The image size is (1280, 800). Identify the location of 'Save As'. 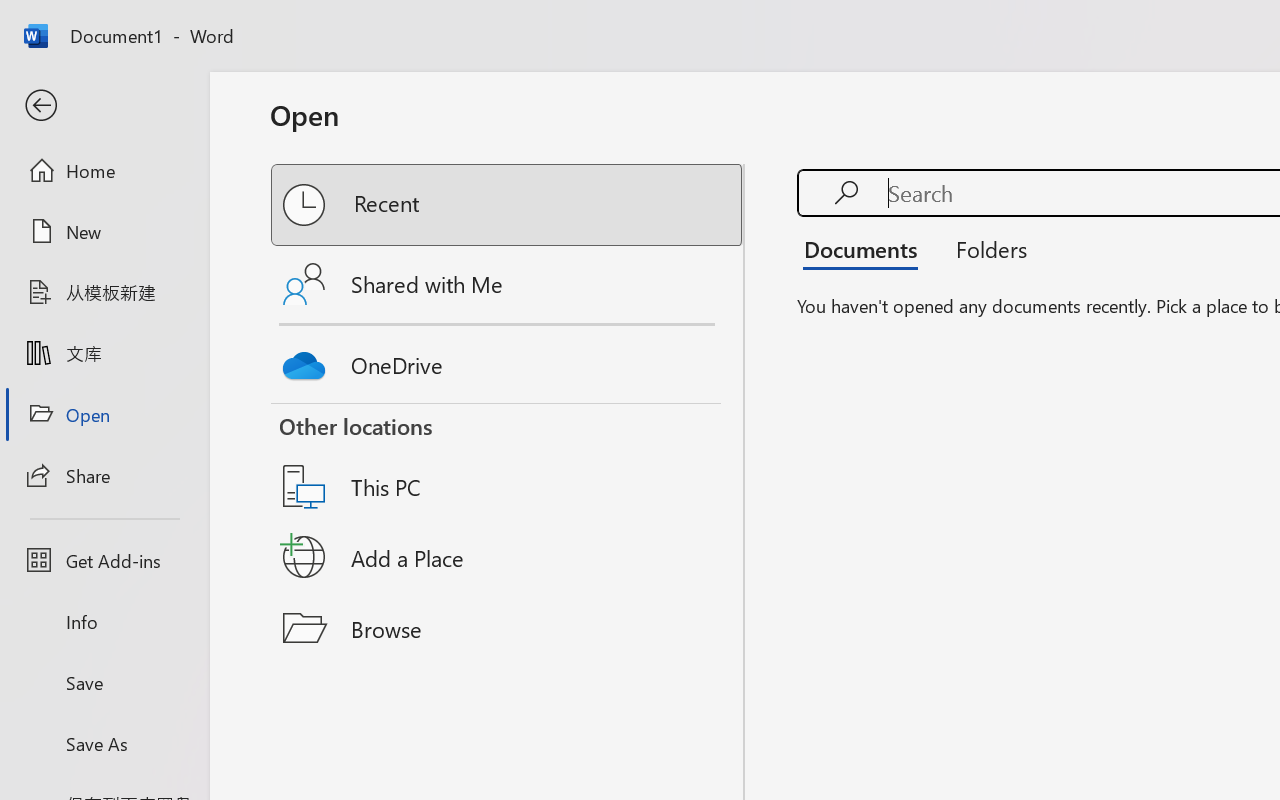
(103, 743).